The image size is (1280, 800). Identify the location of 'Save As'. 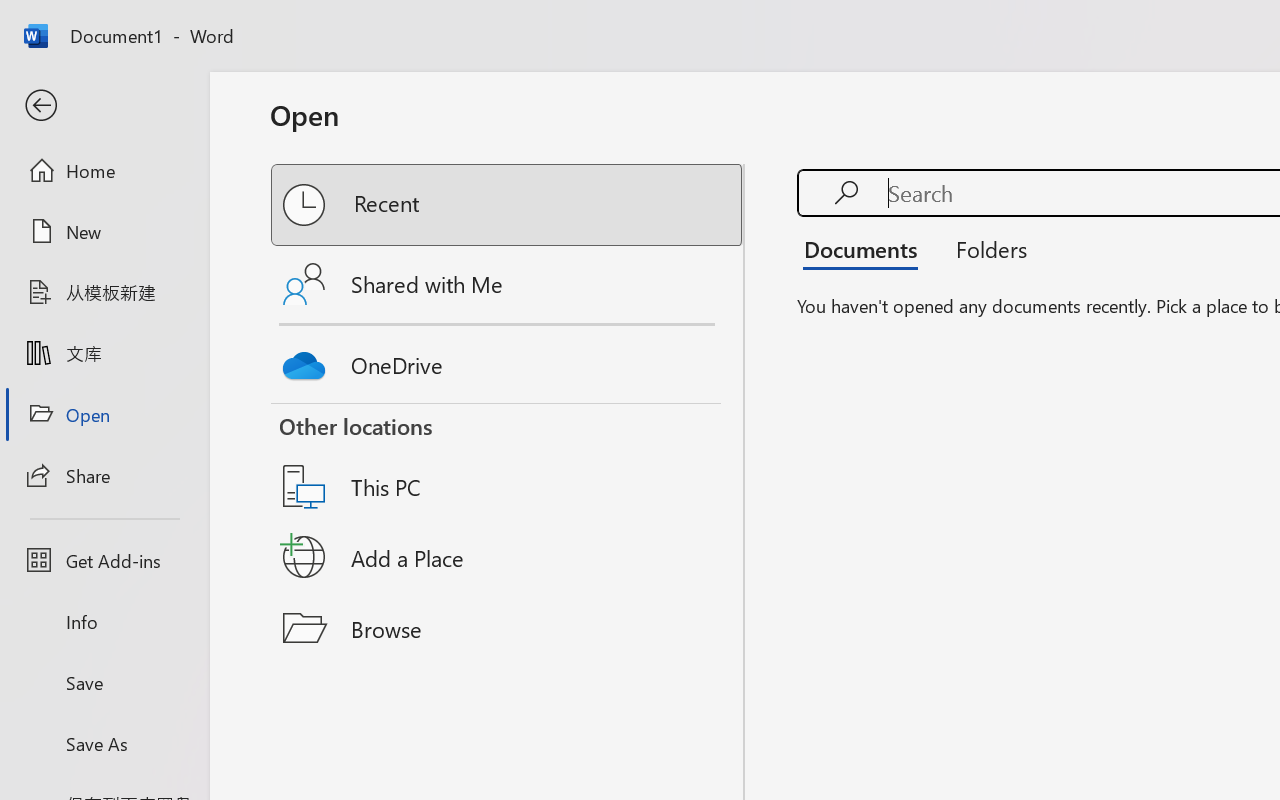
(103, 743).